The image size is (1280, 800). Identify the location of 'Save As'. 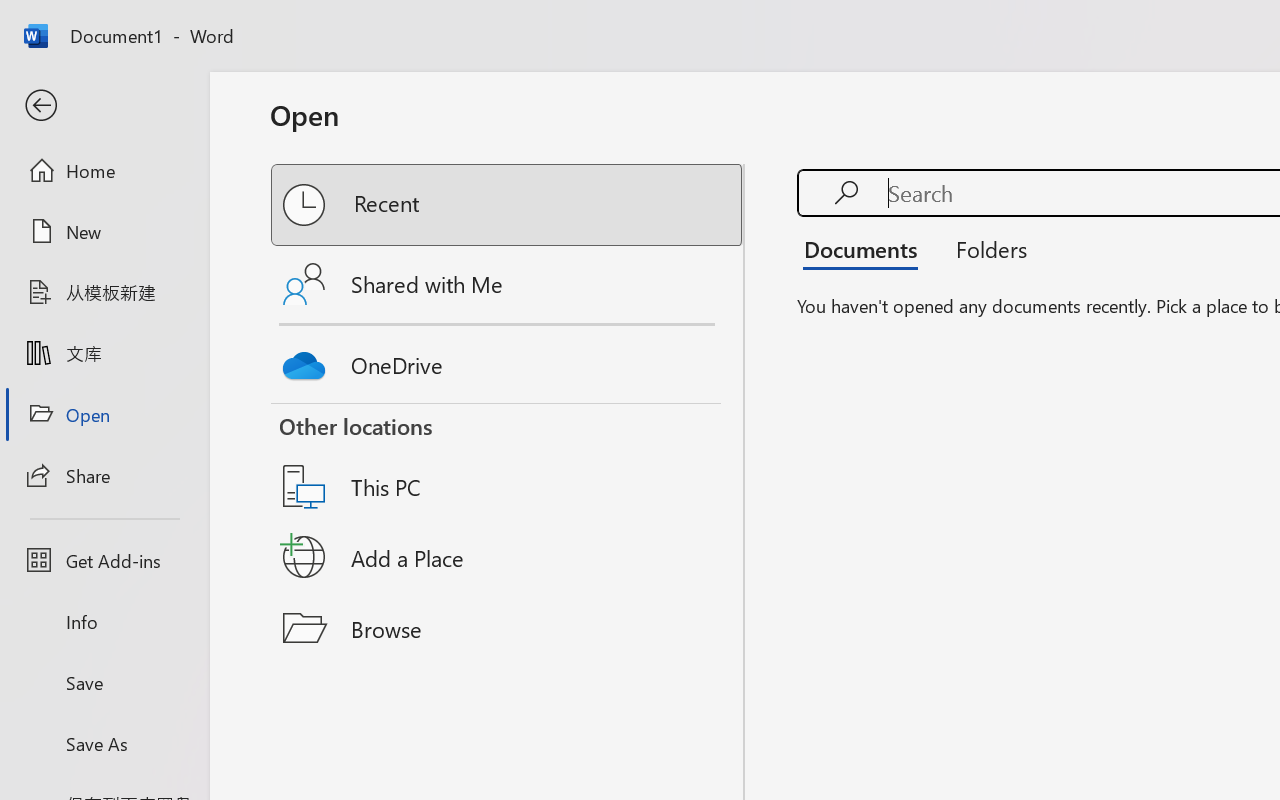
(103, 743).